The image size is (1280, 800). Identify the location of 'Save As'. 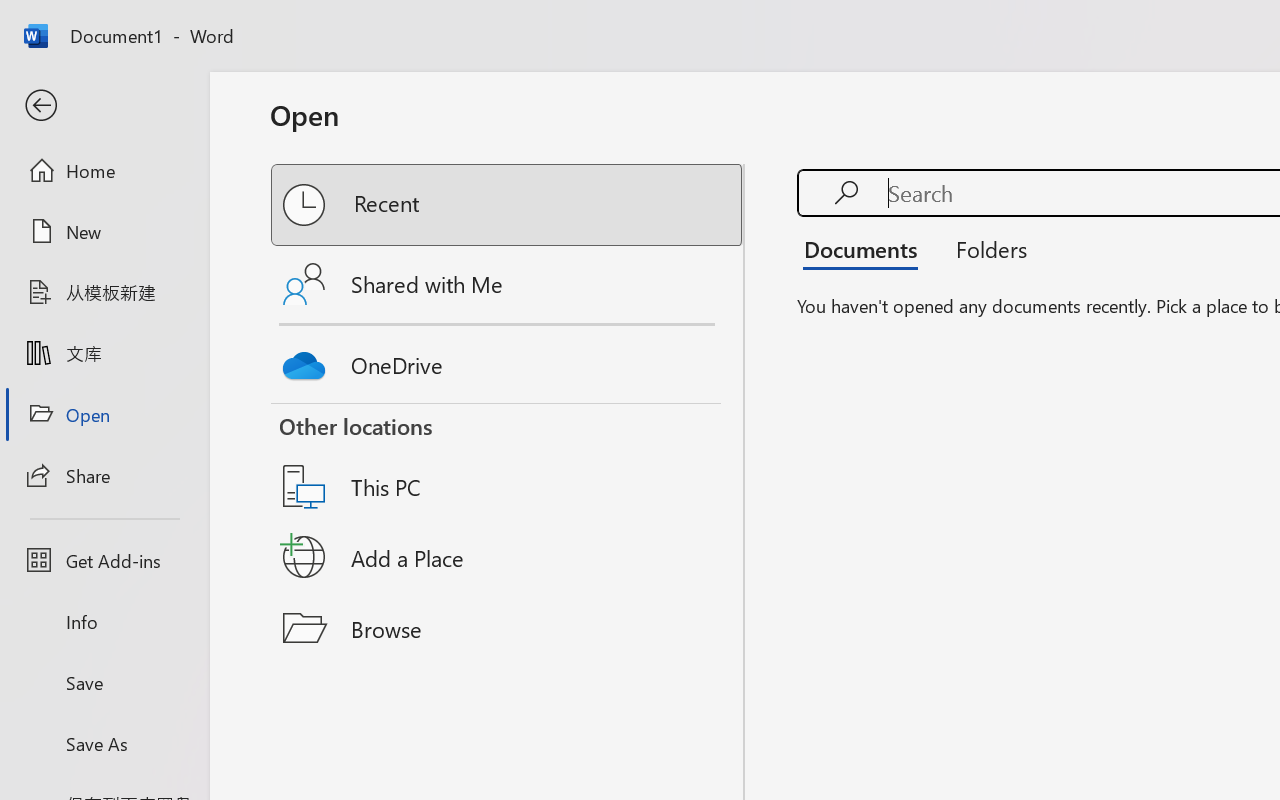
(103, 743).